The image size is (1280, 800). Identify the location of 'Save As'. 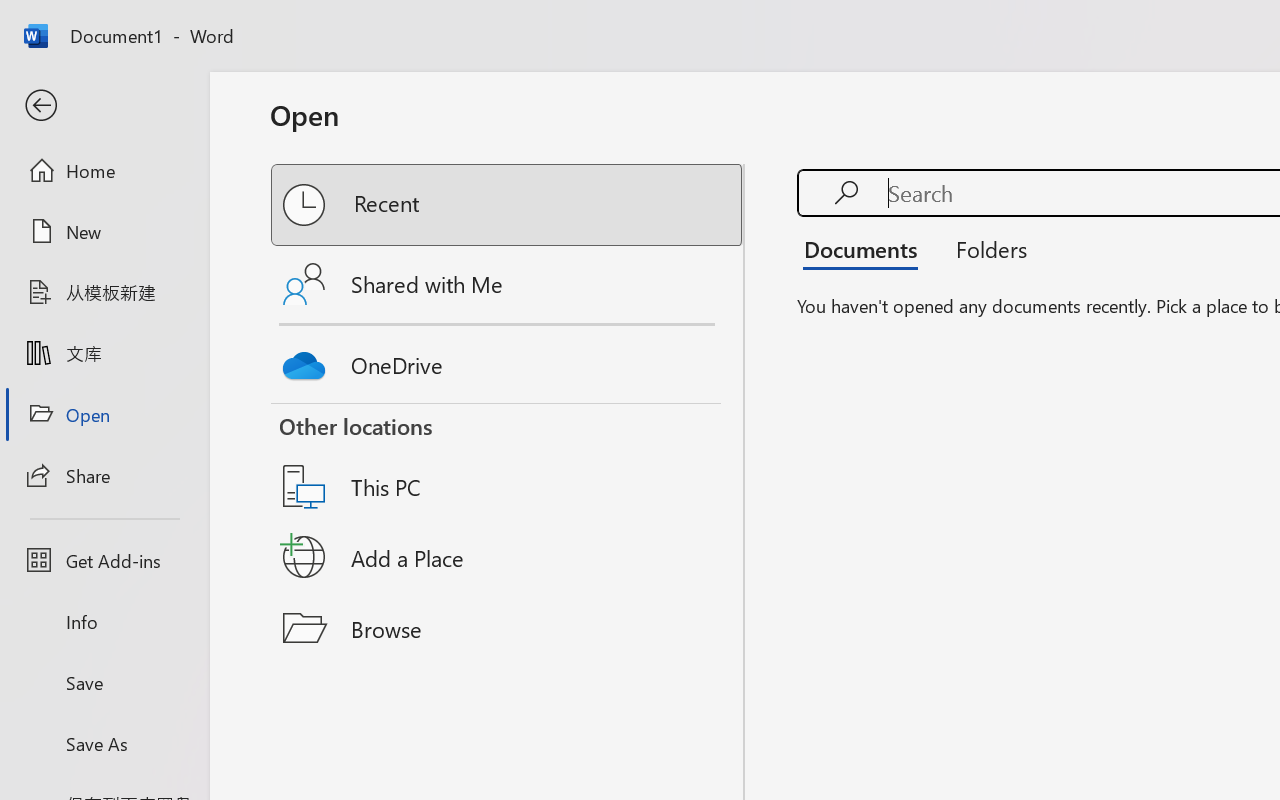
(103, 743).